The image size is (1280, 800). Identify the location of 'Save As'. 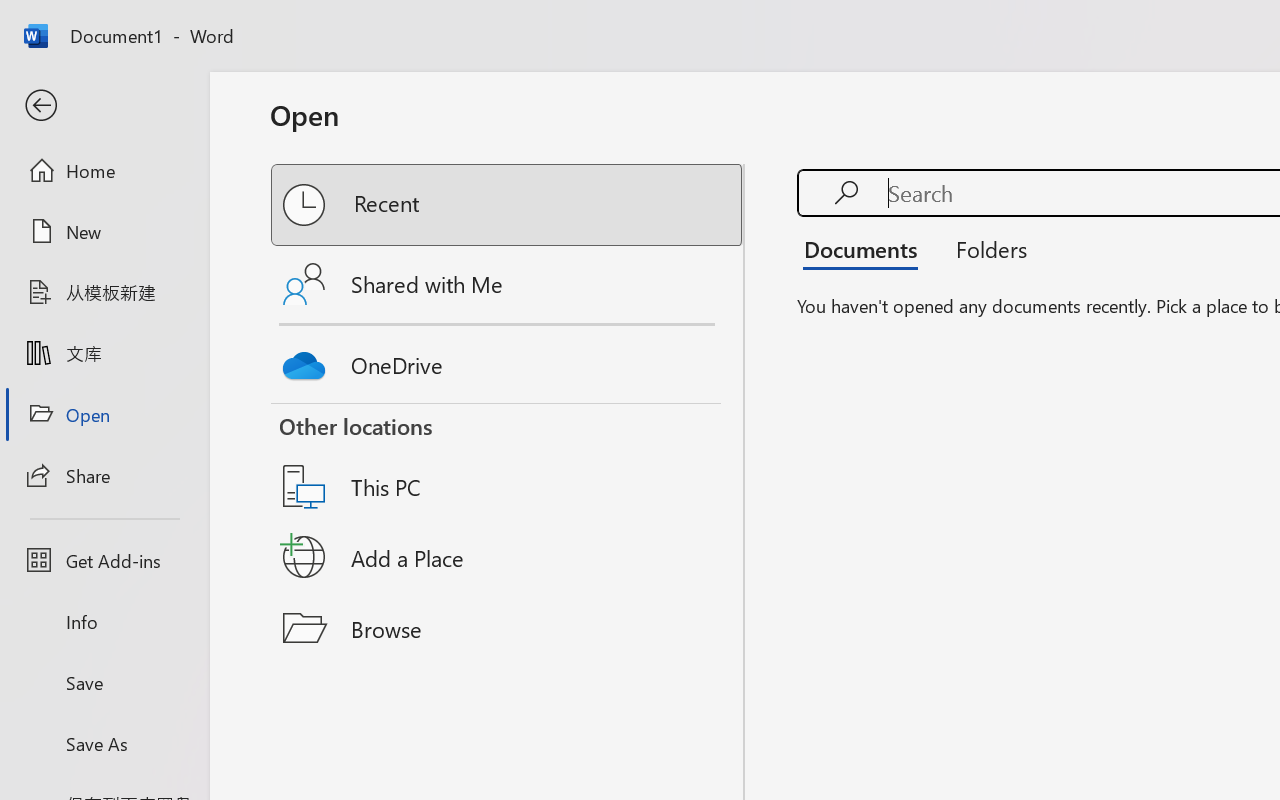
(103, 743).